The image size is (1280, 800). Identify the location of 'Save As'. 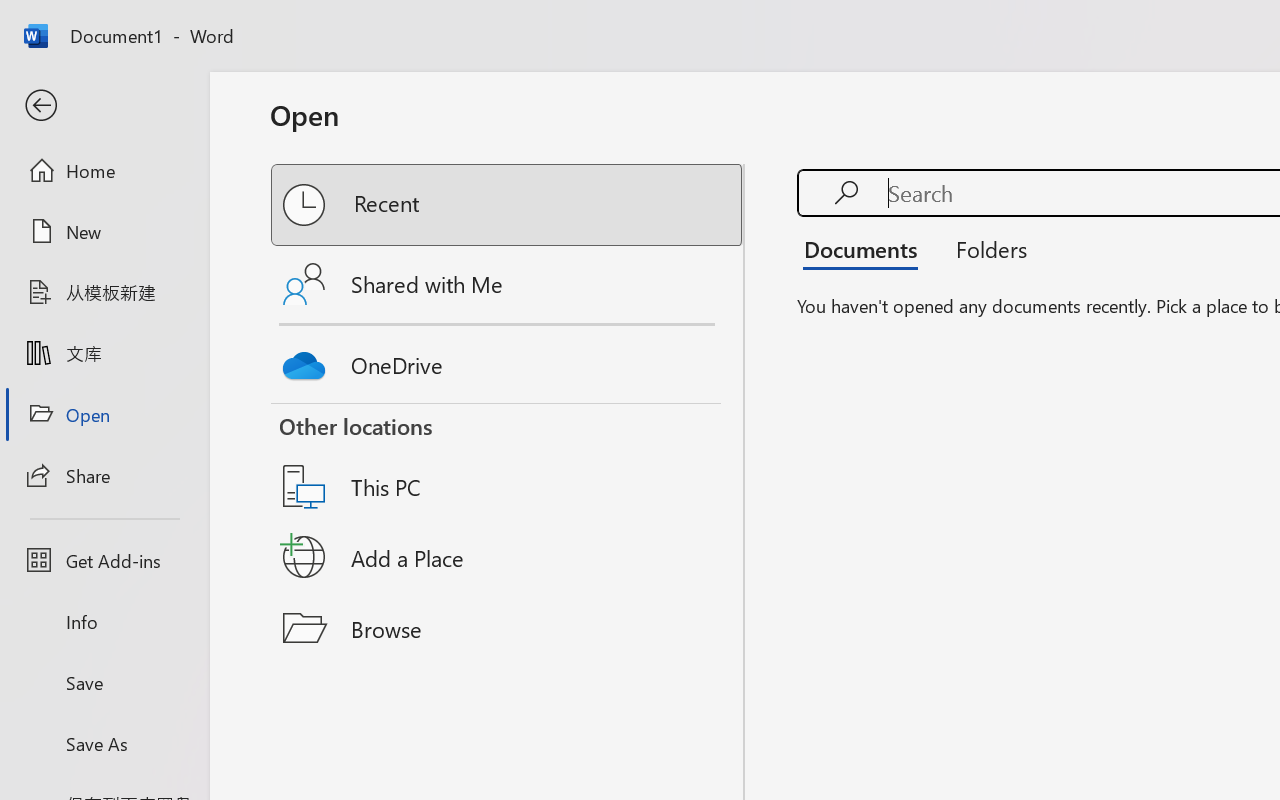
(103, 743).